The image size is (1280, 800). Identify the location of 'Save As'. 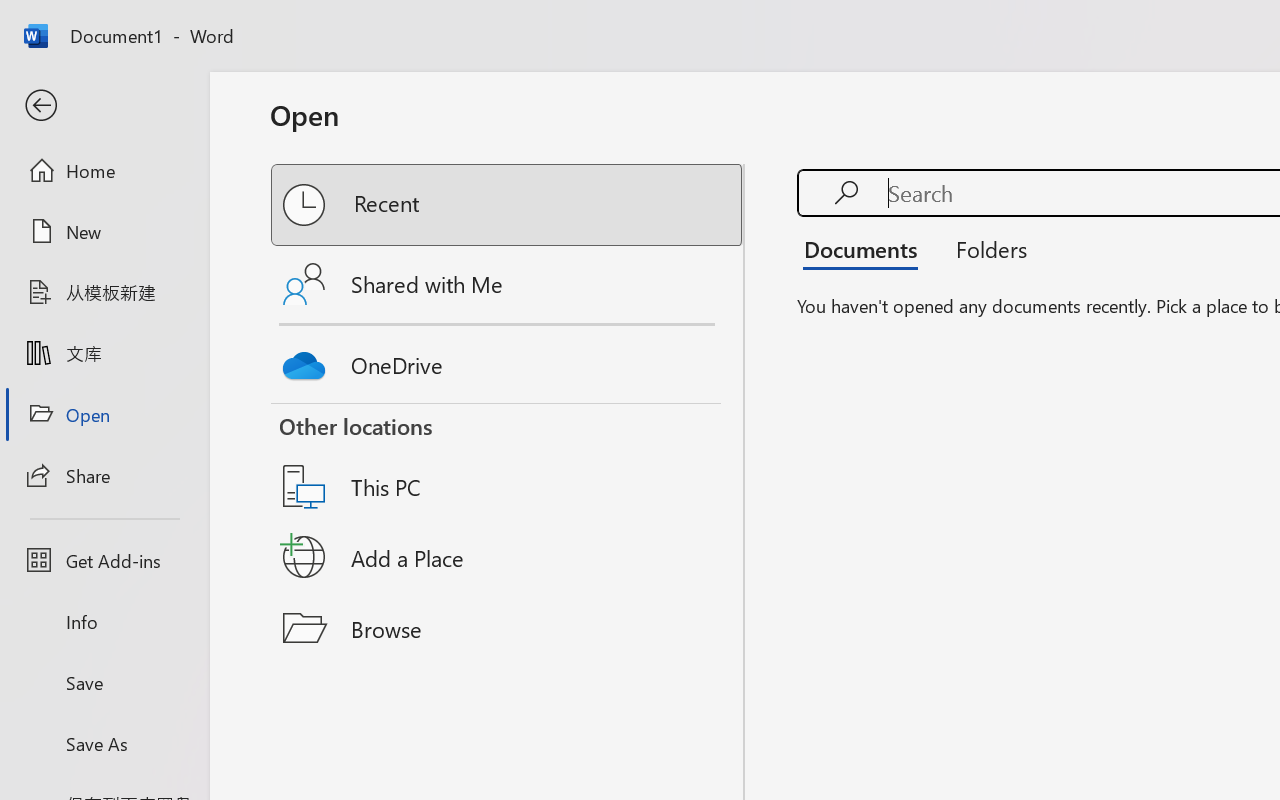
(103, 743).